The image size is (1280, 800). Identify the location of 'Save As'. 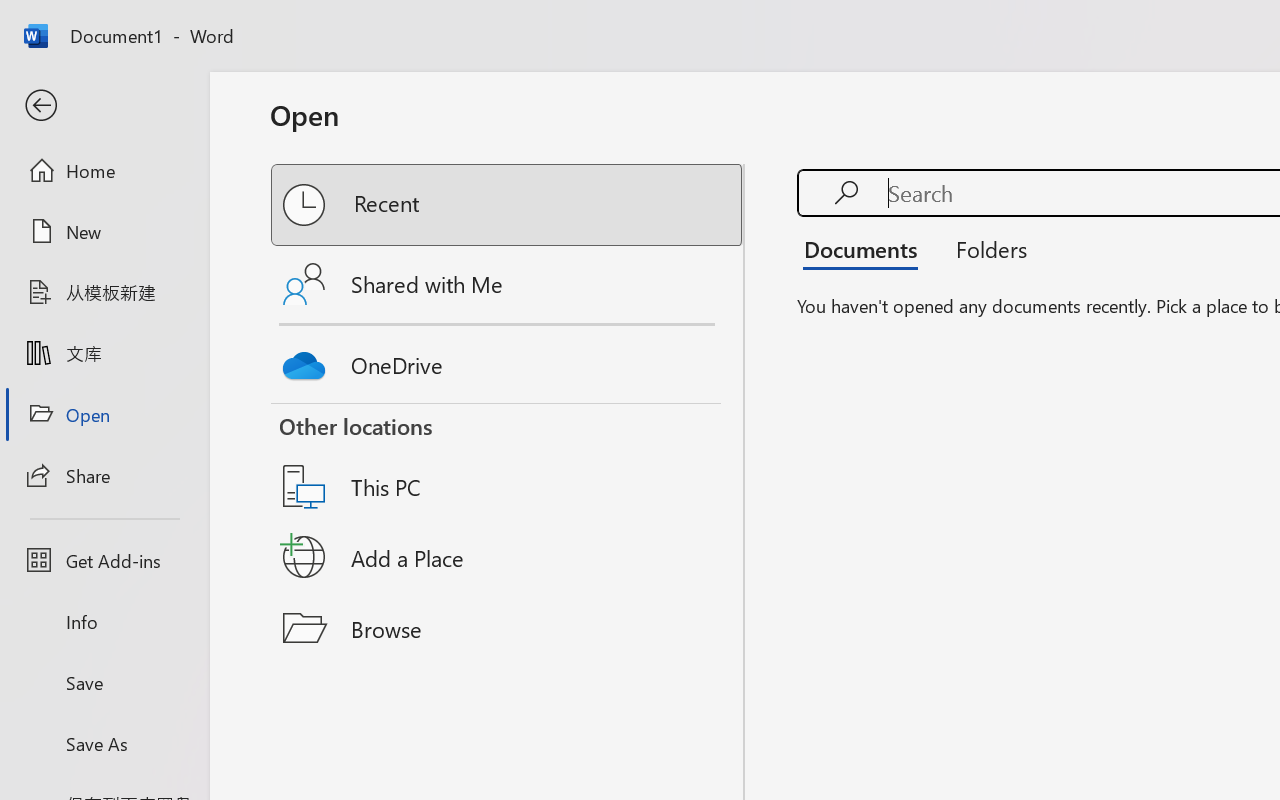
(103, 743).